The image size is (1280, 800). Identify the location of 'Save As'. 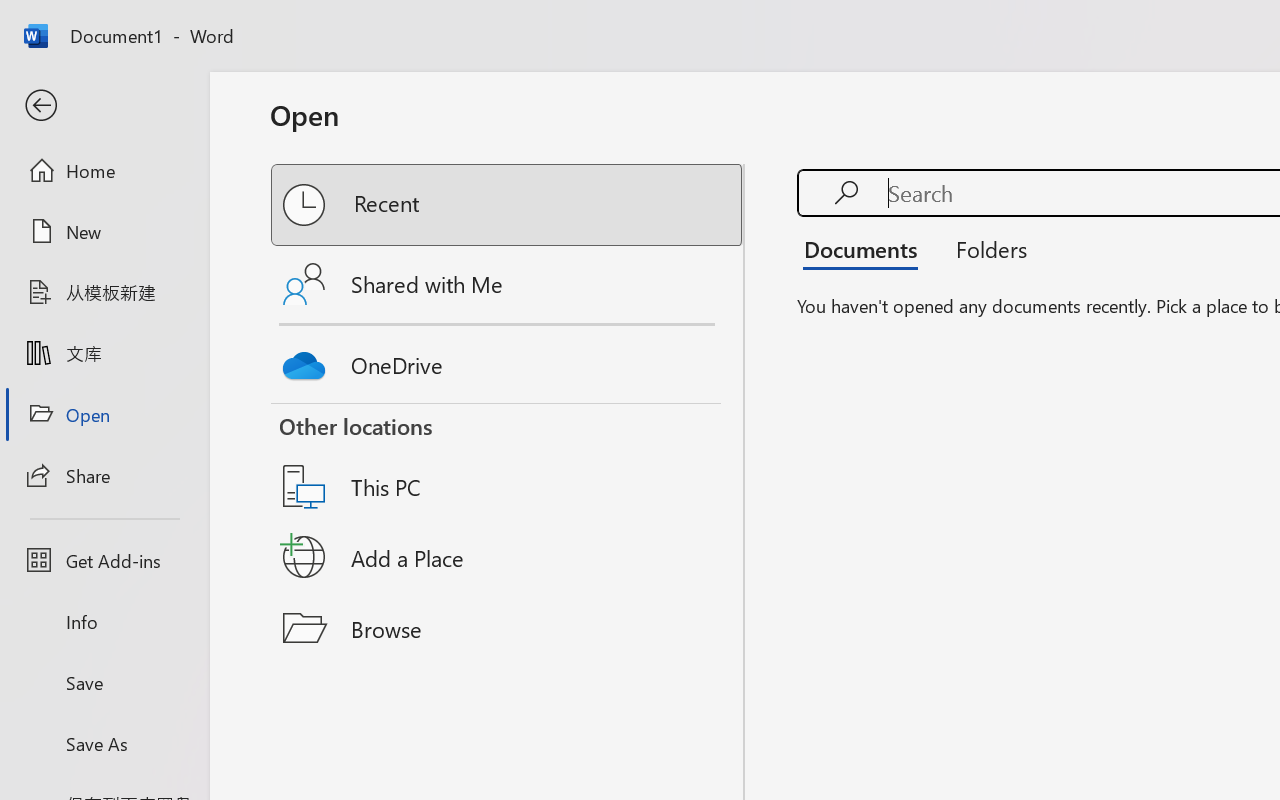
(103, 743).